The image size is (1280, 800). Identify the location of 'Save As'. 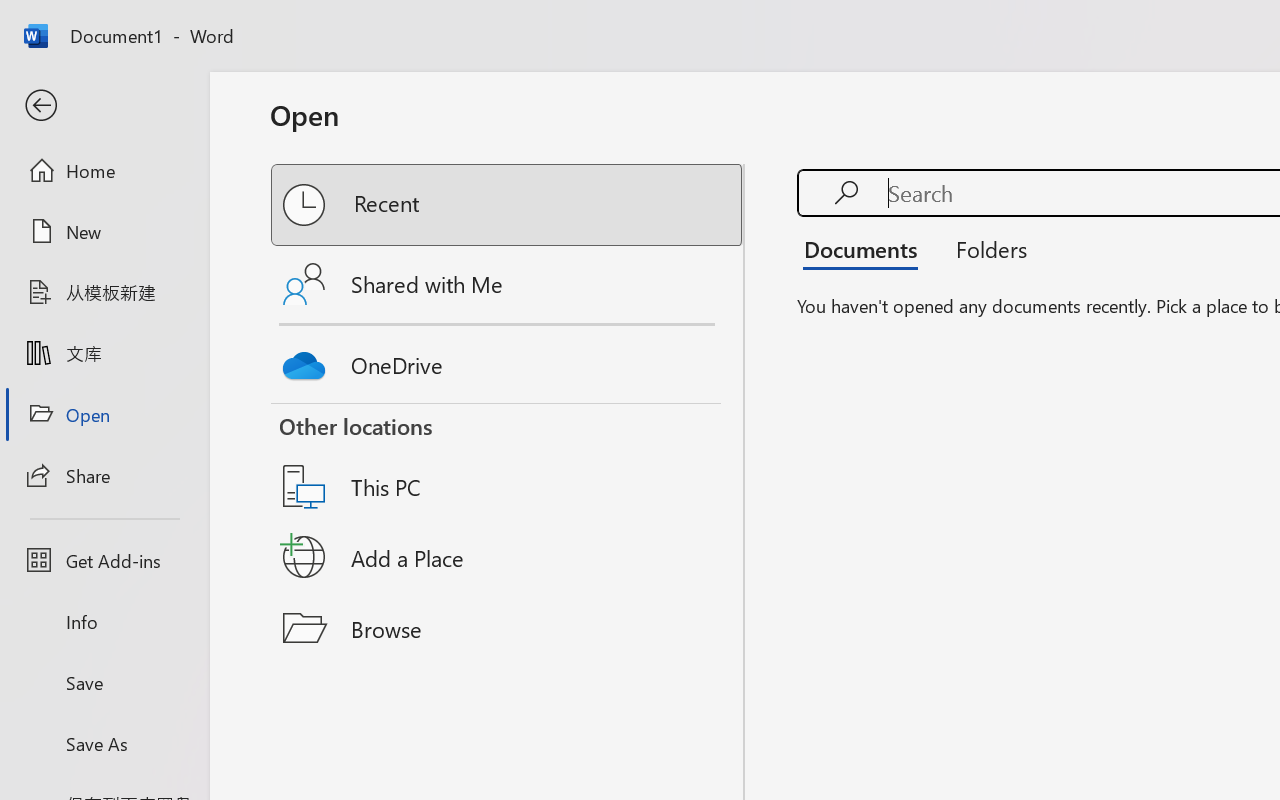
(103, 743).